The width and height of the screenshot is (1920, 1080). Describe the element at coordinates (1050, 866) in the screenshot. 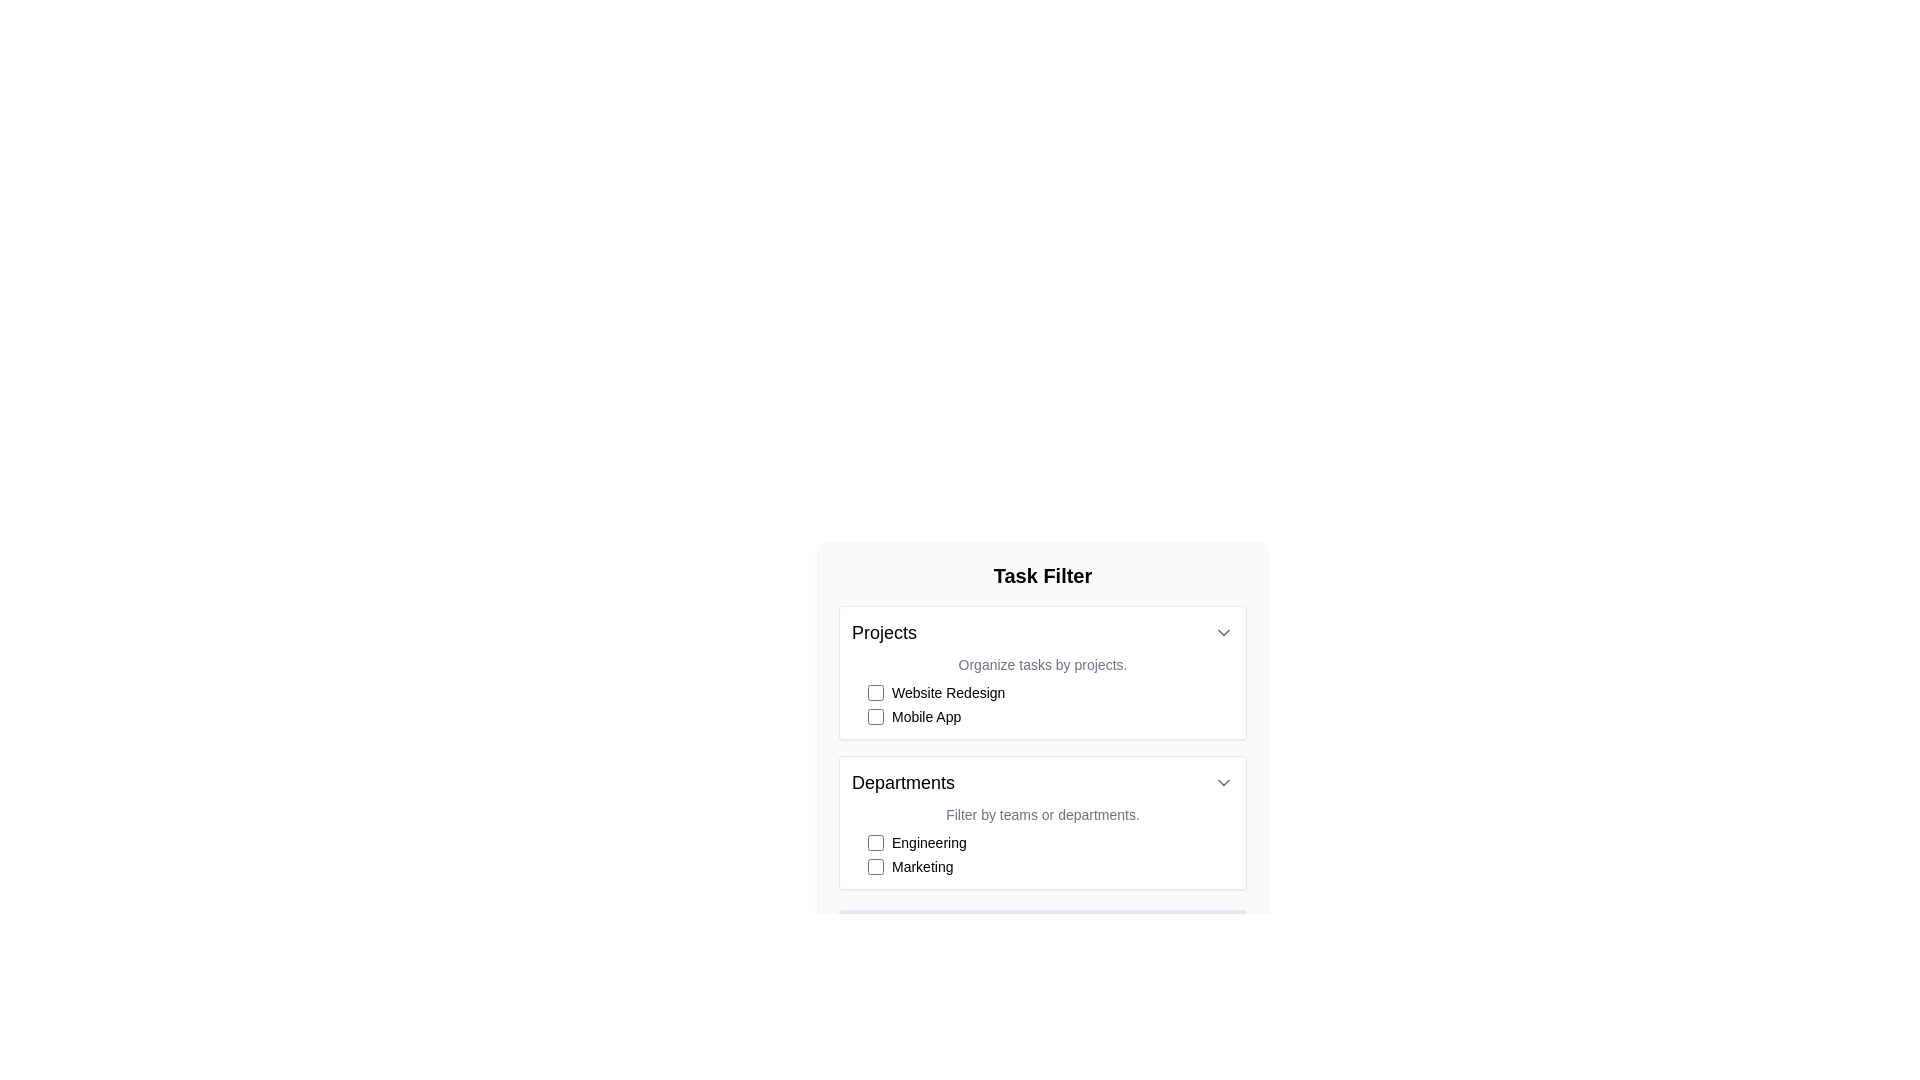

I see `the 'Marketing' department checkbox for keyboard navigation` at that location.